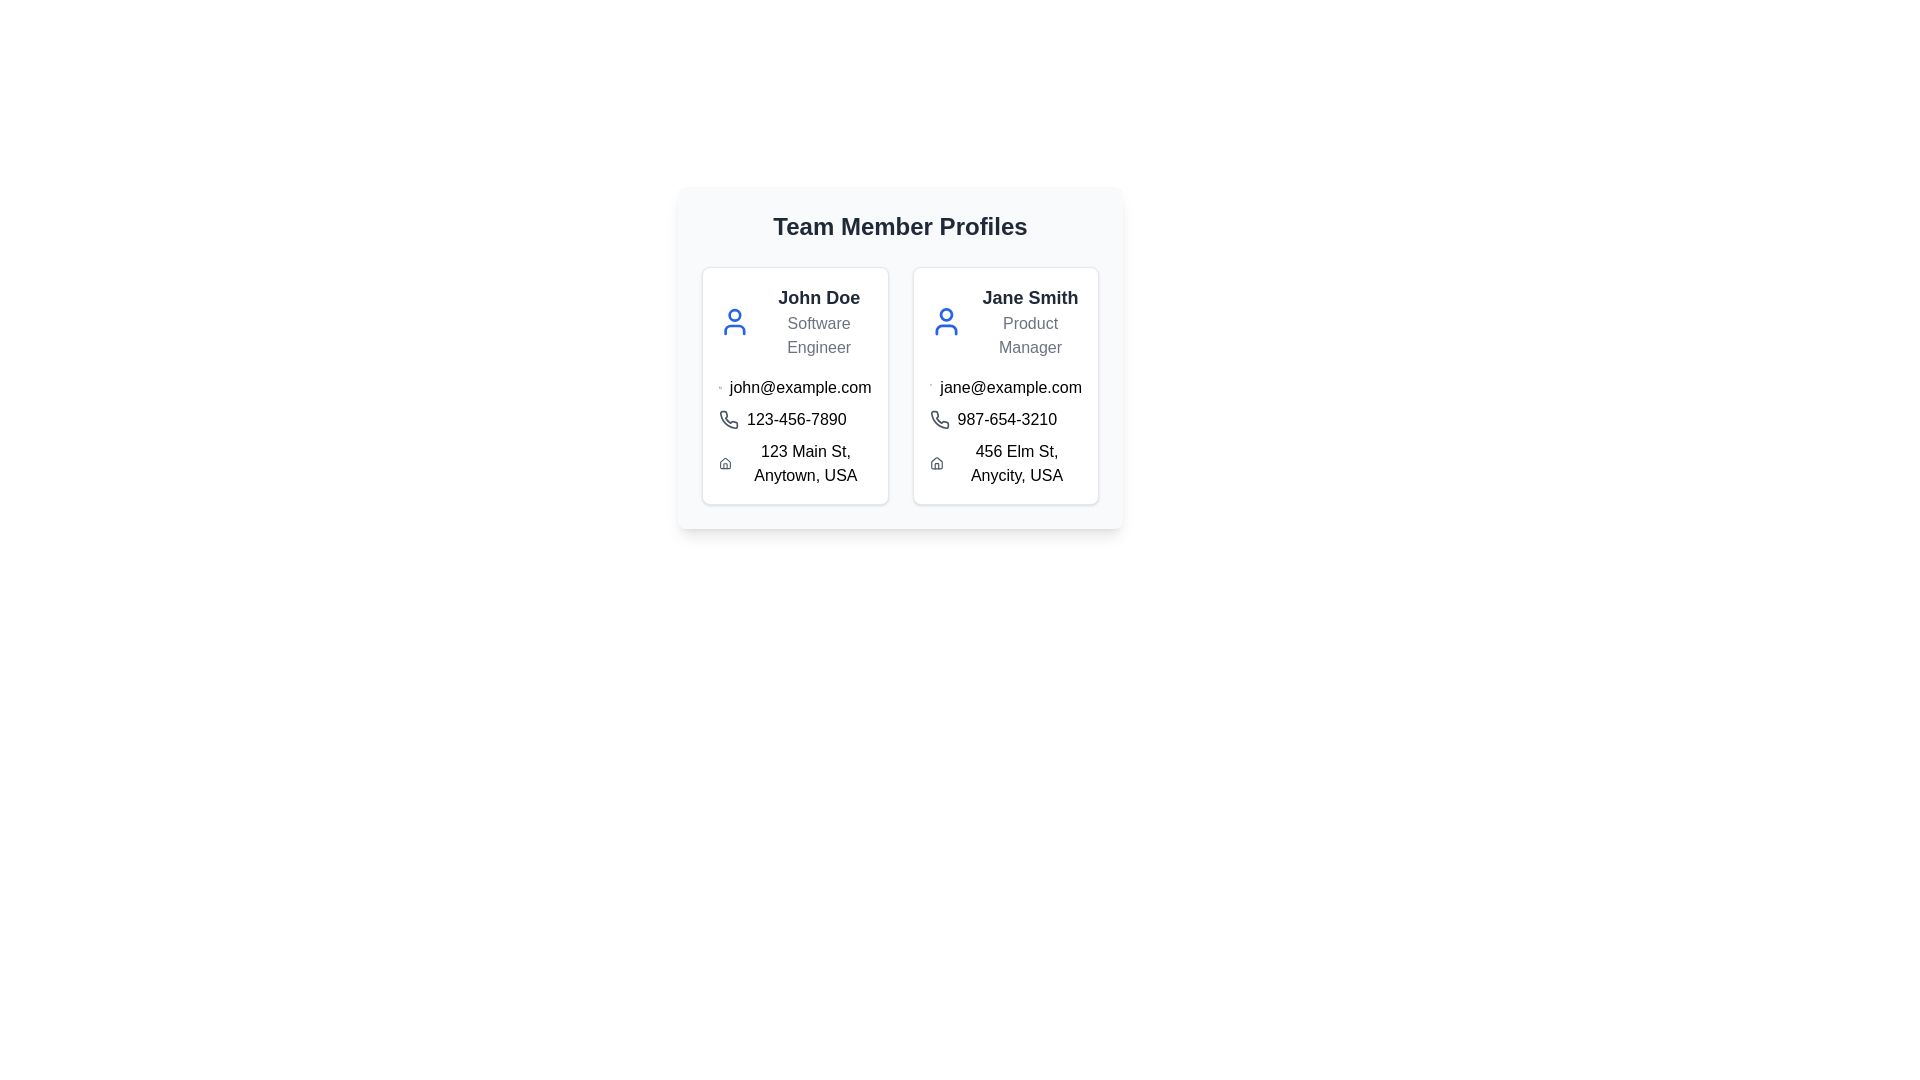 The height and width of the screenshot is (1080, 1920). I want to click on the phone icon located in the second profile panel, so click(938, 419).